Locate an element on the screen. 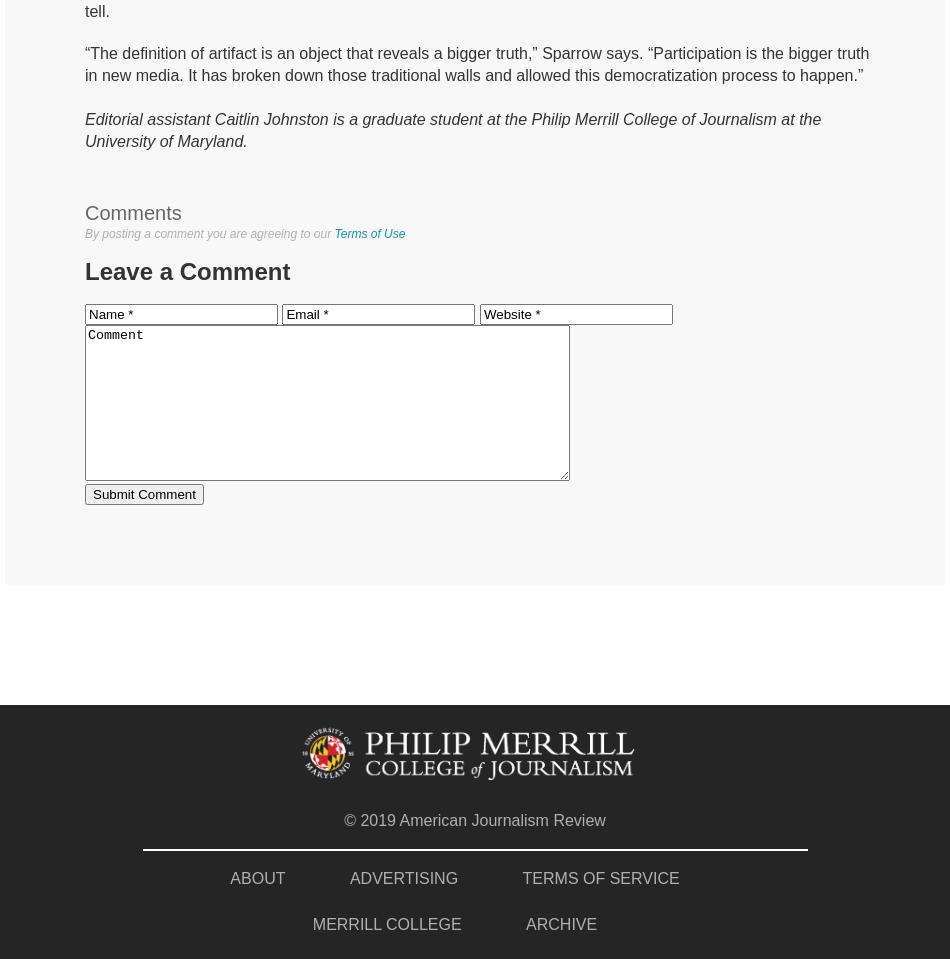 Image resolution: width=950 pixels, height=959 pixels. 'Editorial assistant Caitlin Johnston is a graduate student at the Philip Merrill College of Journalism at the University of Maryland.' is located at coordinates (451, 129).